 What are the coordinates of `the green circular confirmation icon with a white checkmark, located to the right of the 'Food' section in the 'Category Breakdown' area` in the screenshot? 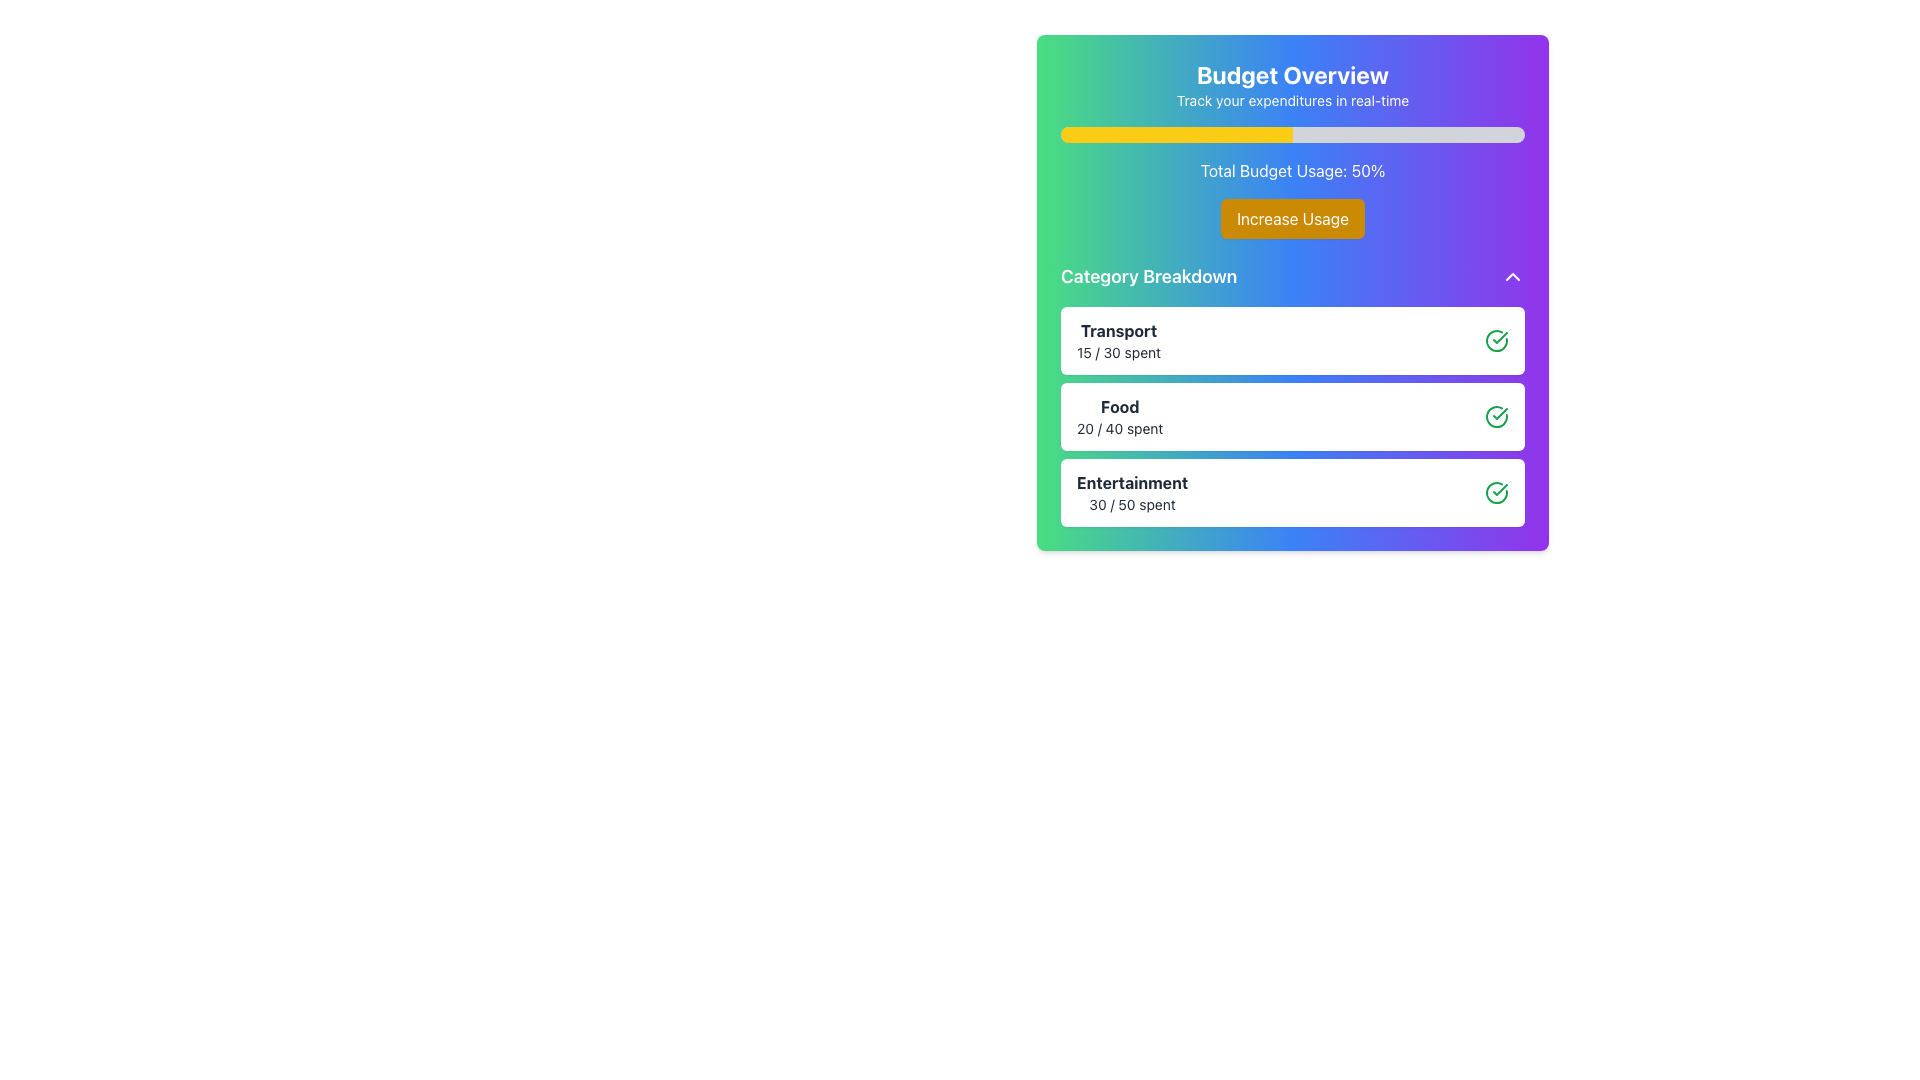 It's located at (1497, 415).